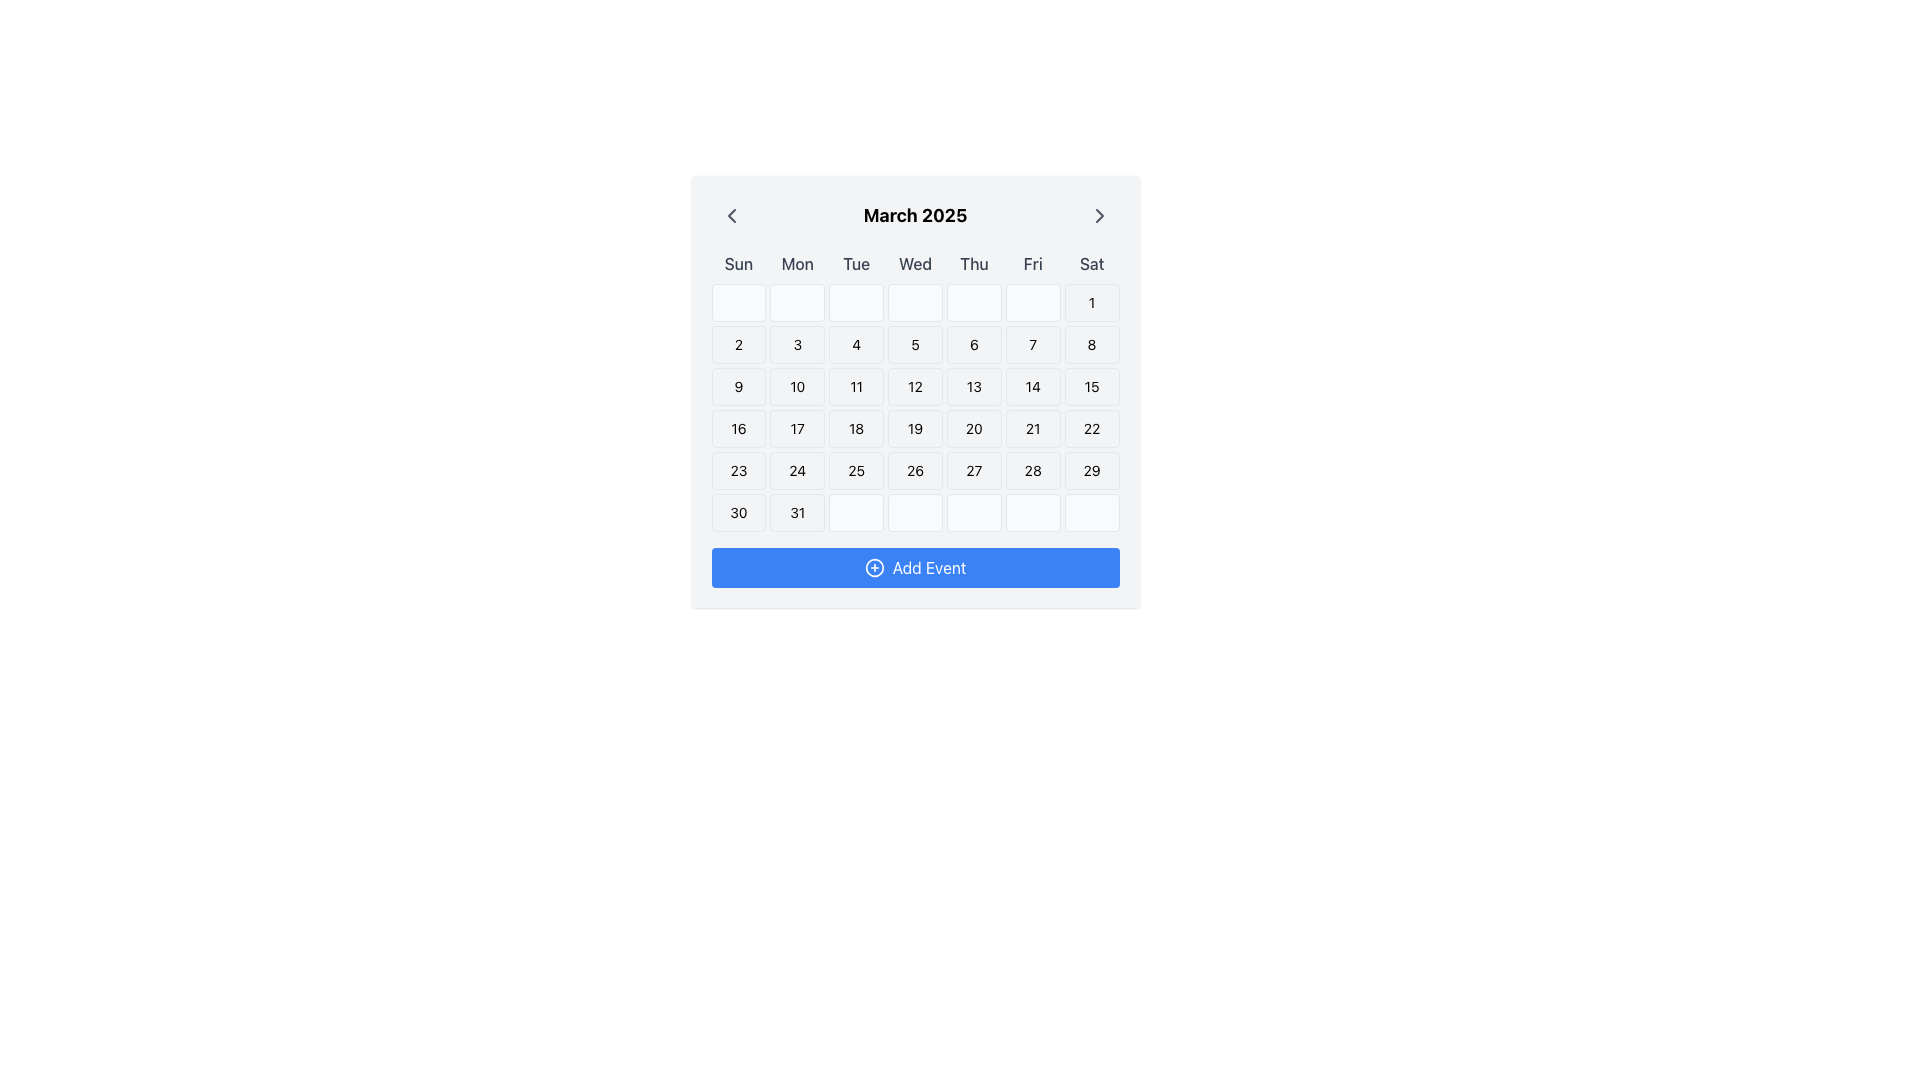  I want to click on the Calendar Day Slot in the 'Sun' column, which is a square-shaped box with rounded corners located at the top left of the calendar, above the digit '2', so click(738, 303).